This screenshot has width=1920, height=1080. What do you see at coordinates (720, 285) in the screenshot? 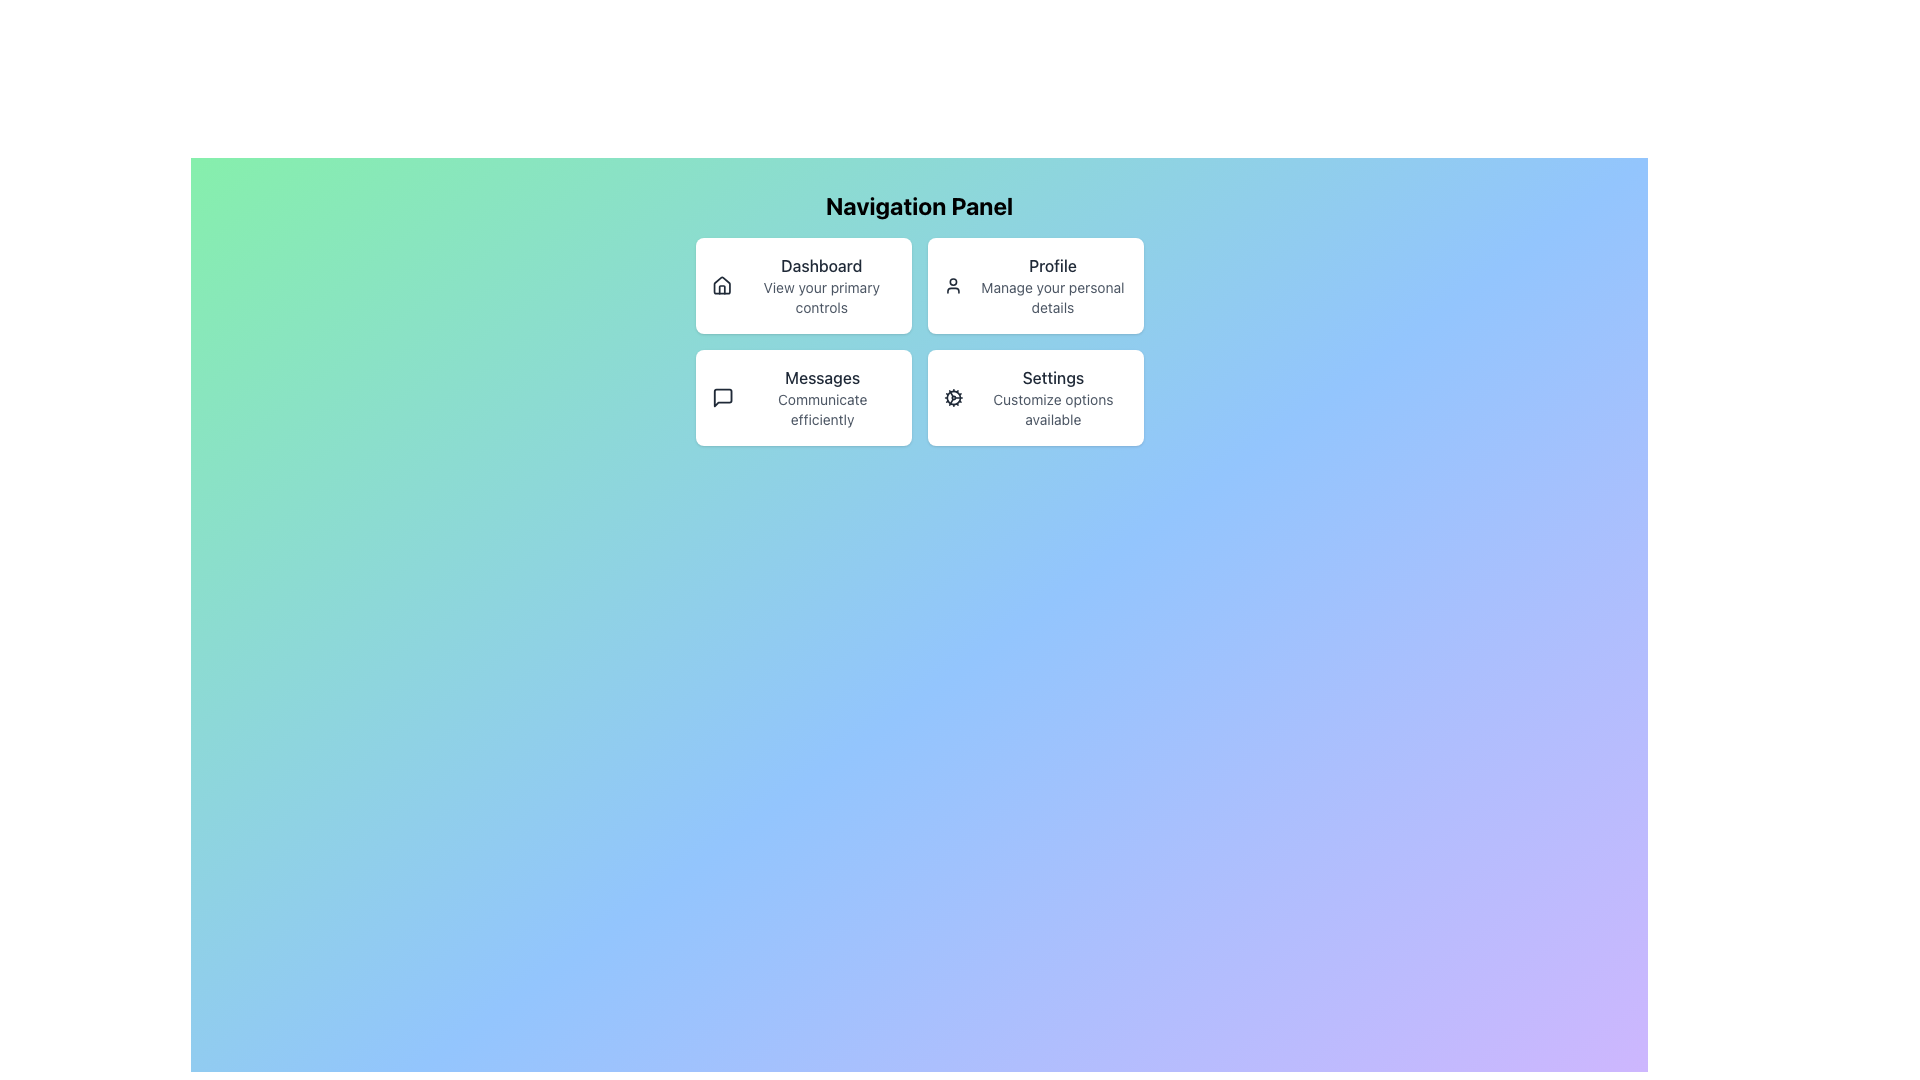
I see `the home-shaped icon, which is located to the far left within the 'Dashboard: View your primary controls' group and is vertically centered with the text` at bounding box center [720, 285].